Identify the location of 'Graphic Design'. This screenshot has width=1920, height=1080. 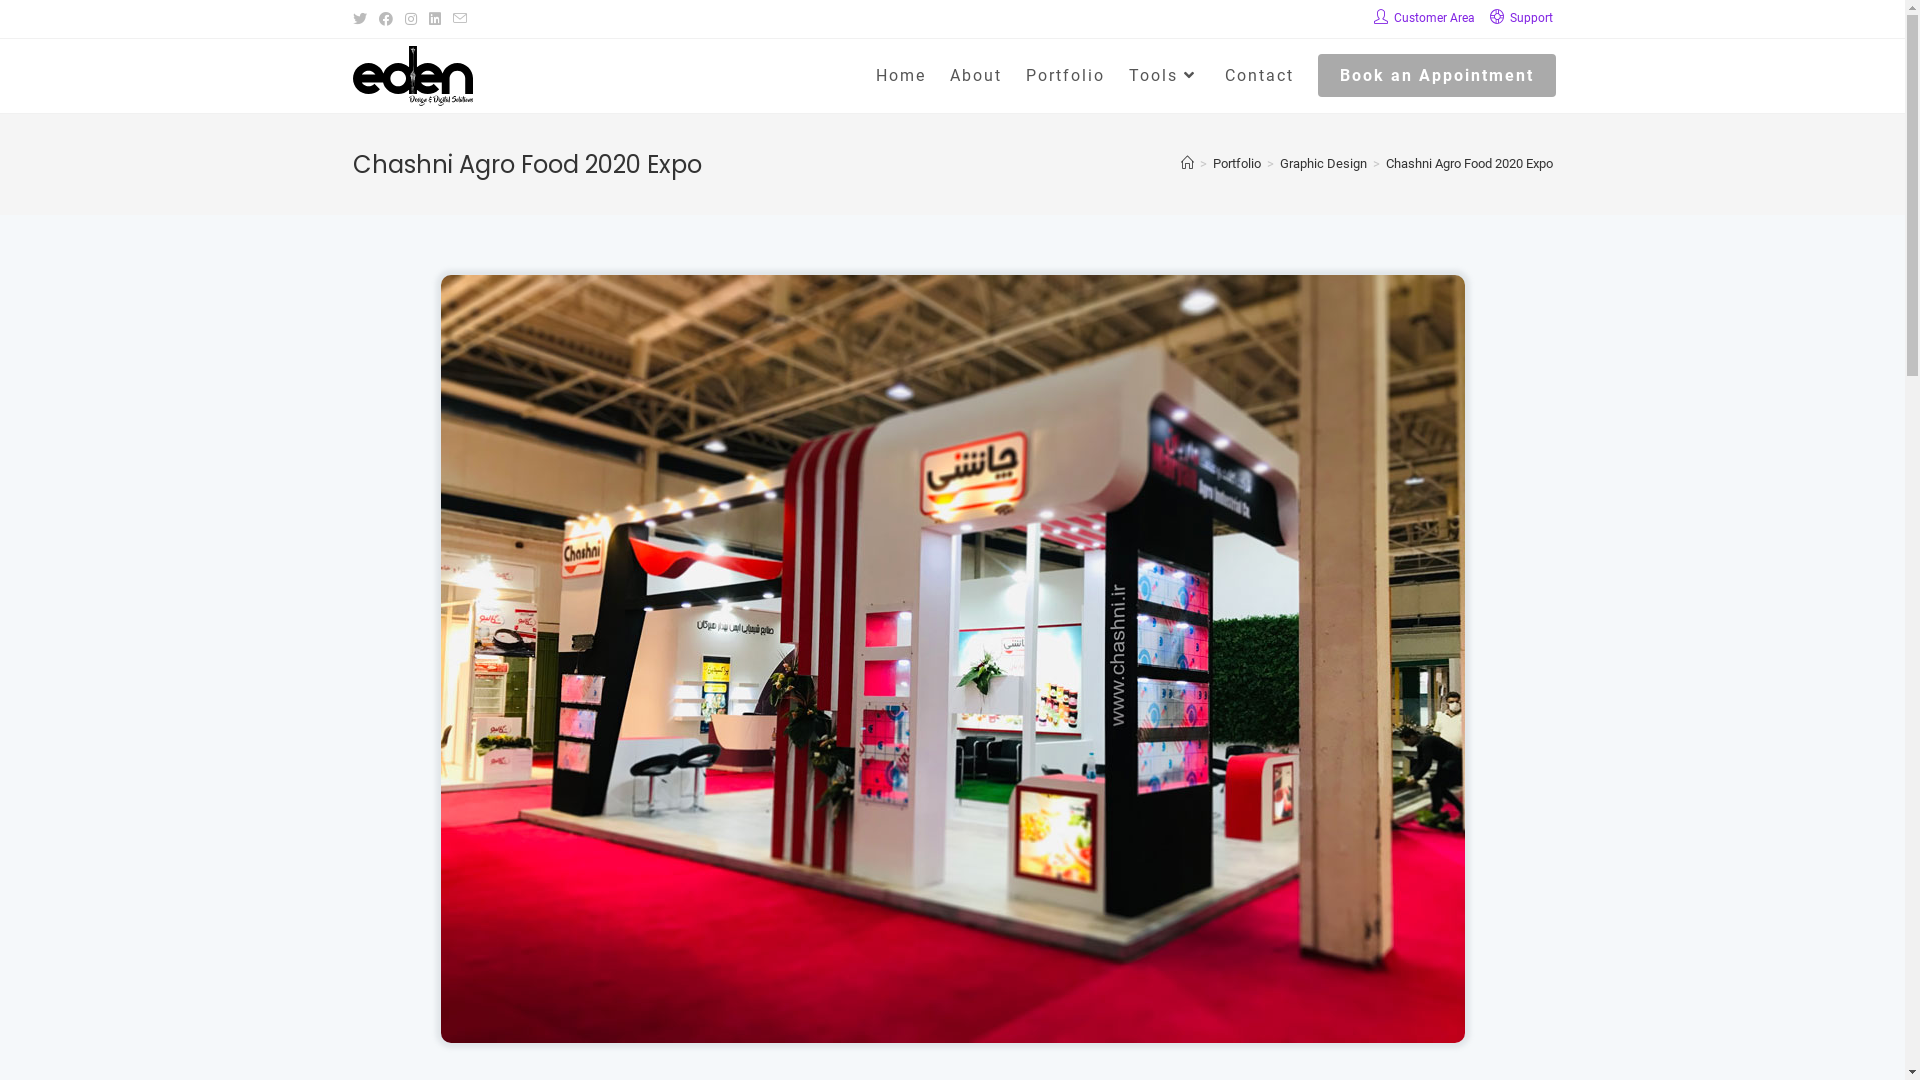
(1323, 162).